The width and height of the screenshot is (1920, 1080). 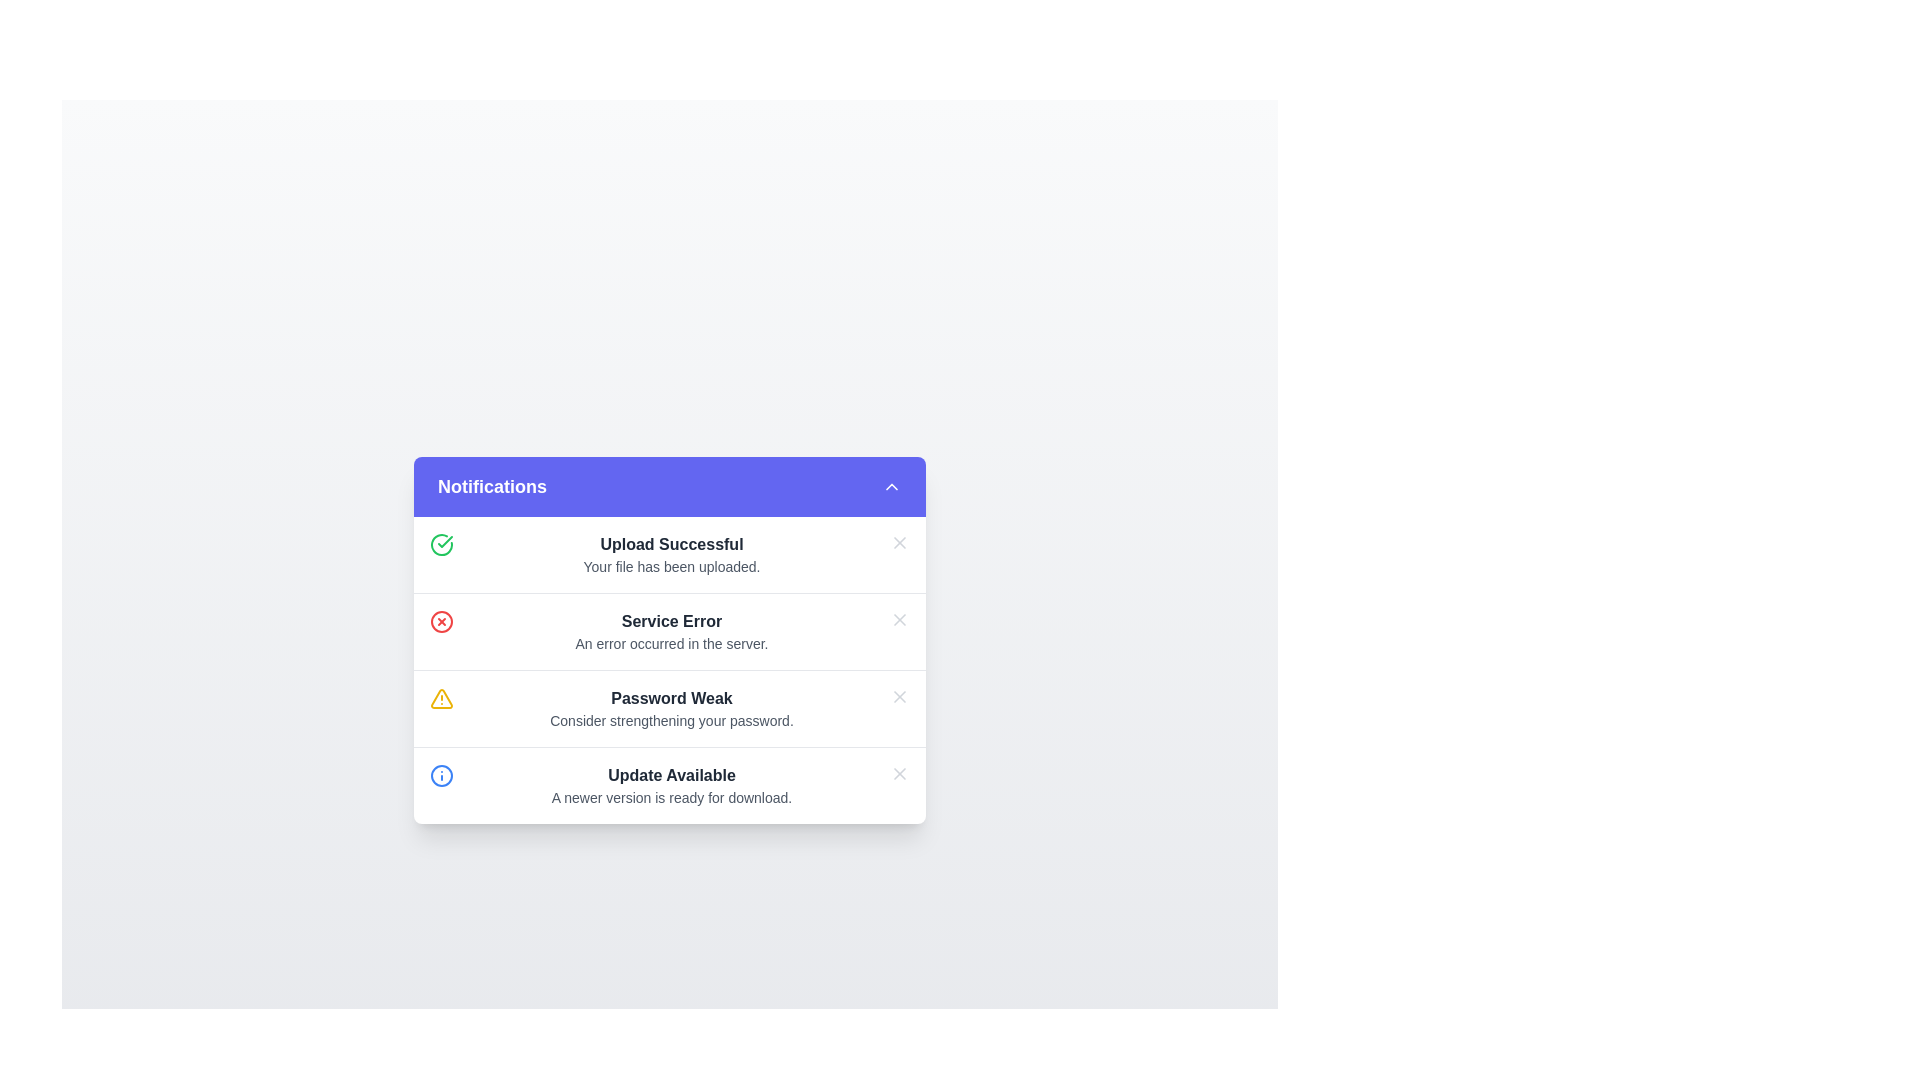 I want to click on the 'Upload Successful' text block in the Notifications panel, which includes a bold black text message and a smaller gray message, positioned centrally within the first notification item, so click(x=672, y=554).